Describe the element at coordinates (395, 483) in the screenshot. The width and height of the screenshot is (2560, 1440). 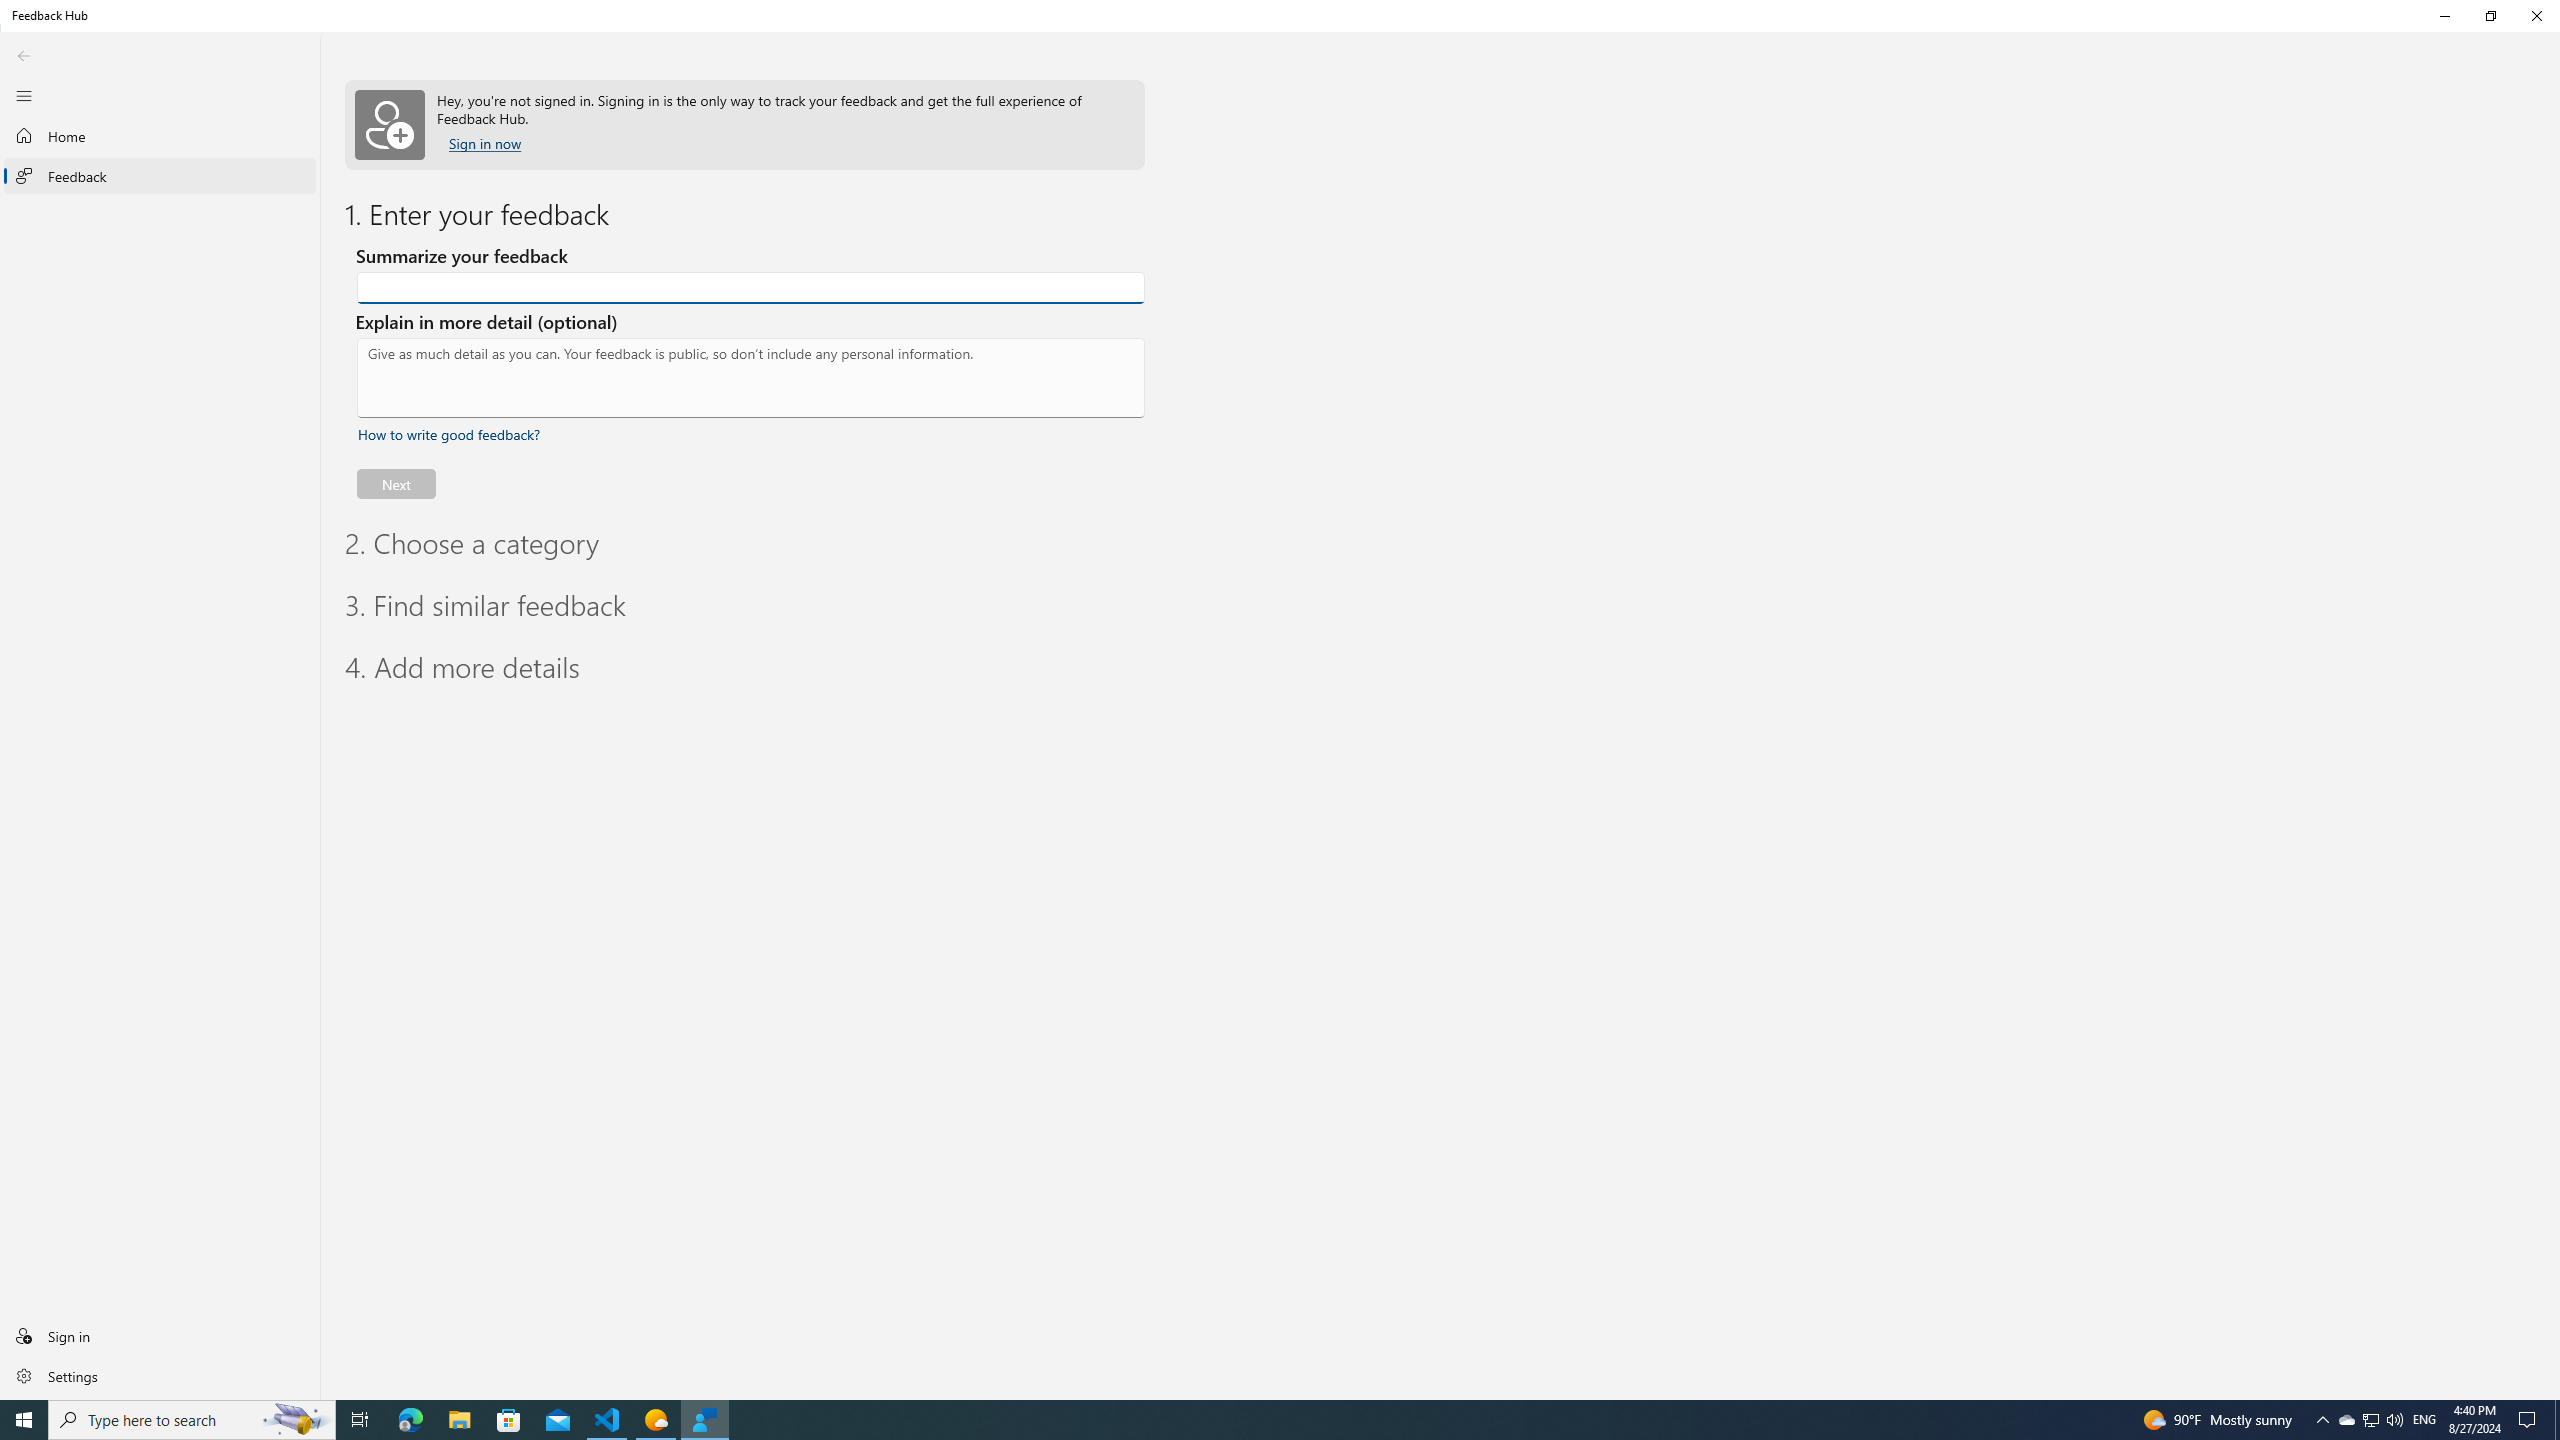
I see `'Next'` at that location.